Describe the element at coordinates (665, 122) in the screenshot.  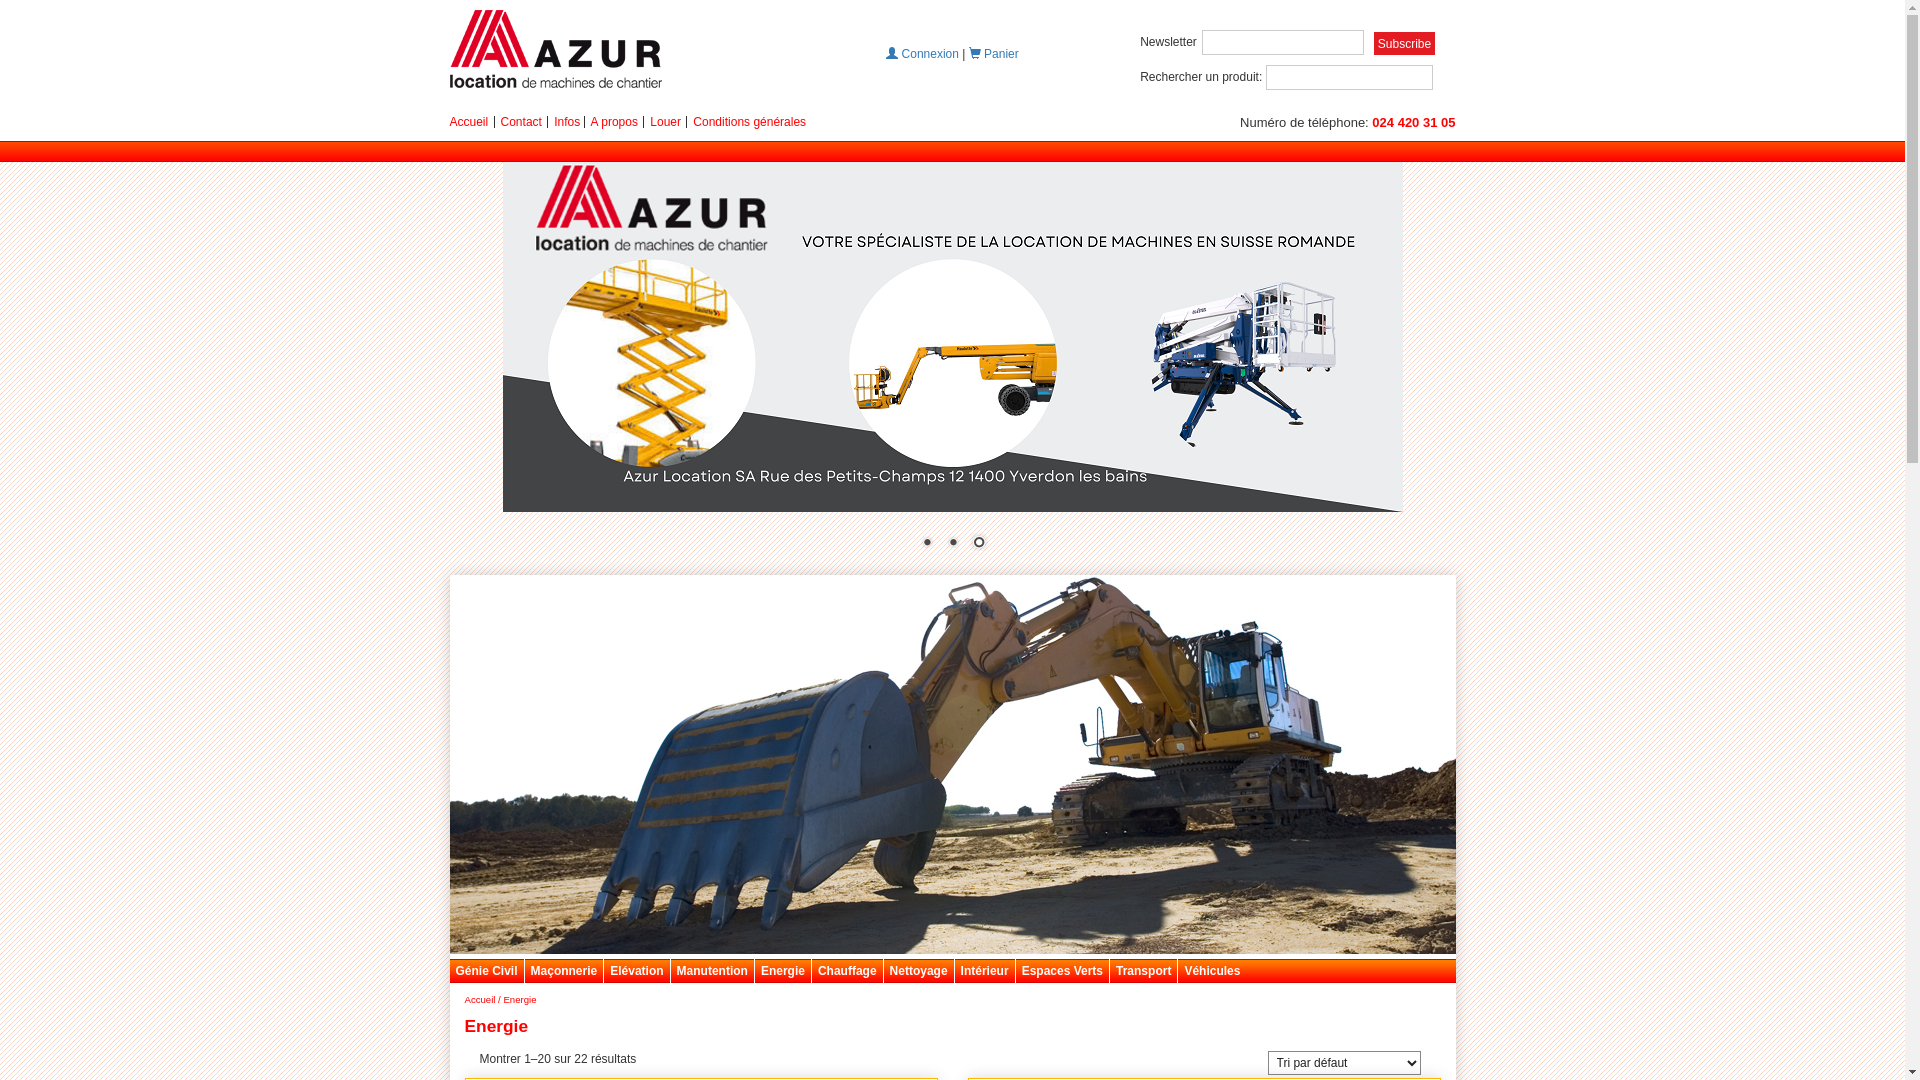
I see `'Louer'` at that location.